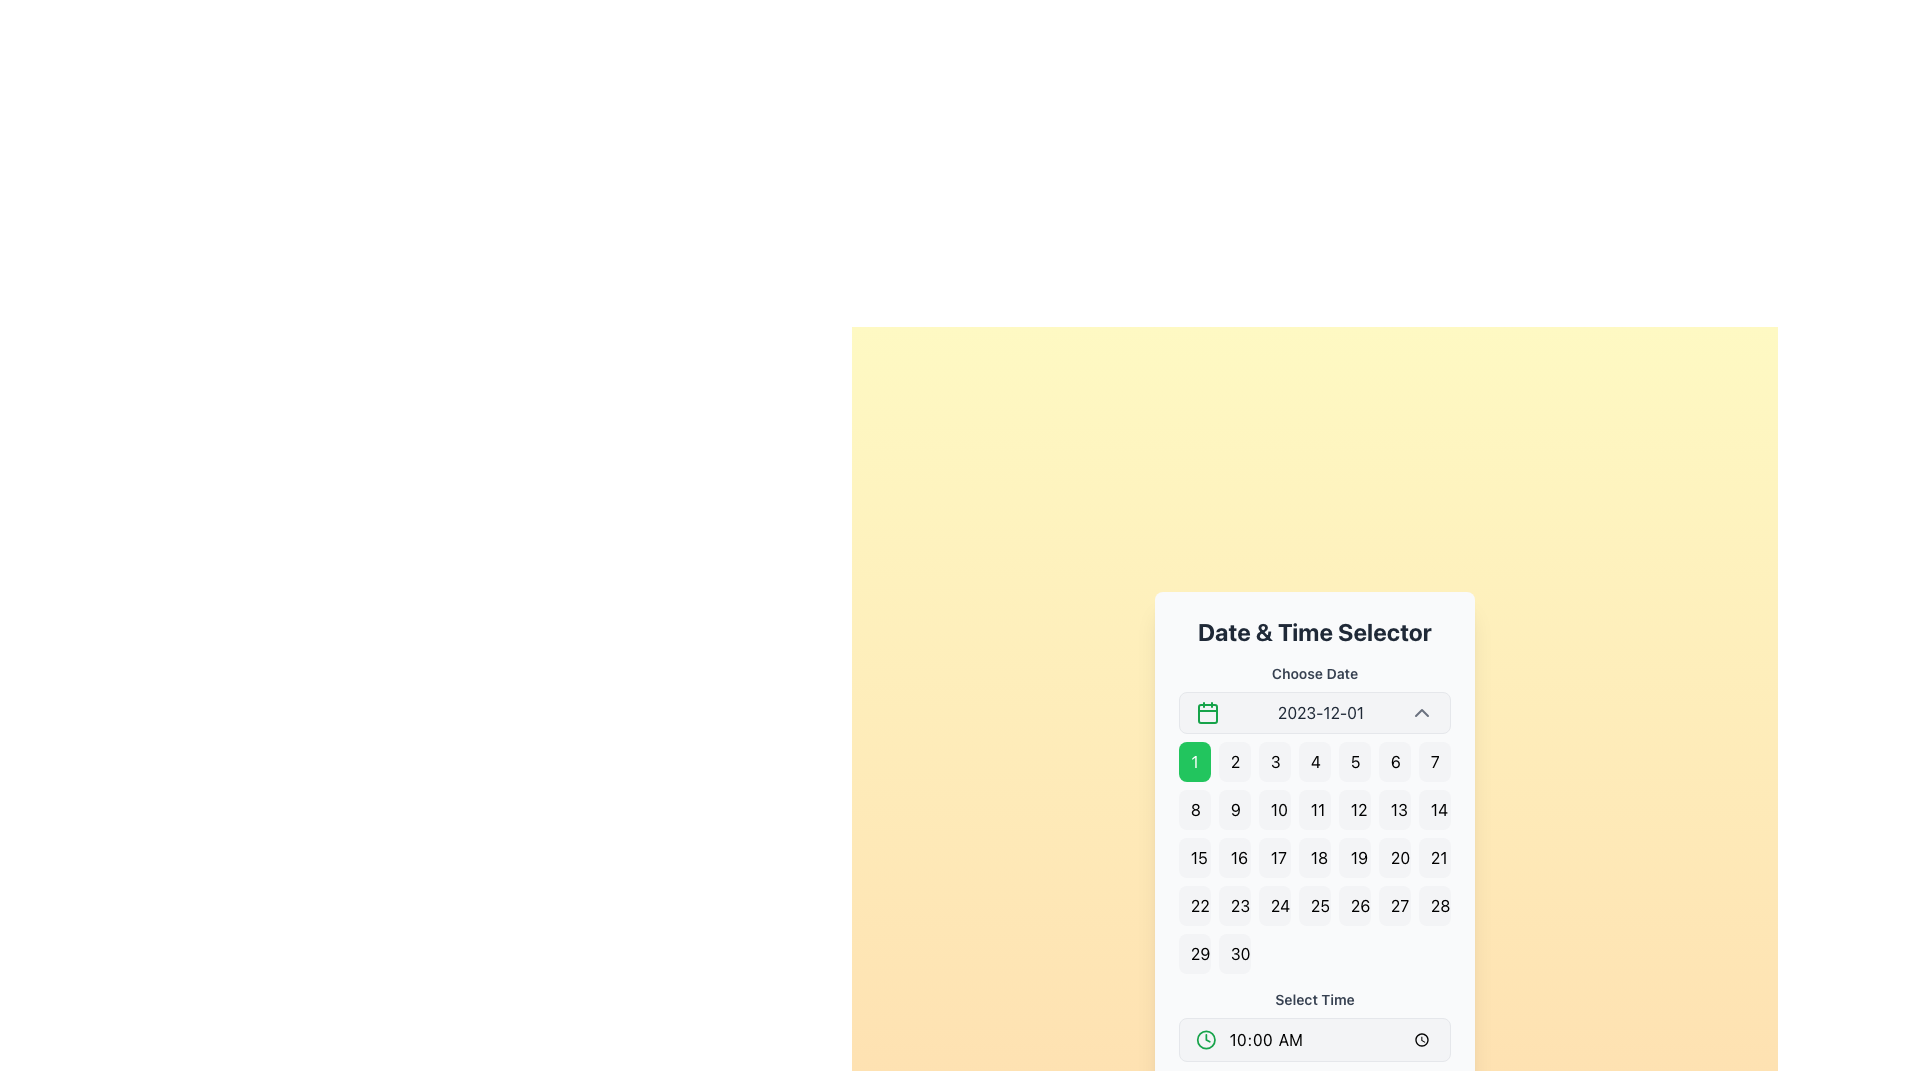 Image resolution: width=1920 pixels, height=1080 pixels. Describe the element at coordinates (1354, 856) in the screenshot. I see `the fifth button in the third row of the 'Date & Time Selector' interface which allows the user to select '19' as the day in the calendar component` at that location.